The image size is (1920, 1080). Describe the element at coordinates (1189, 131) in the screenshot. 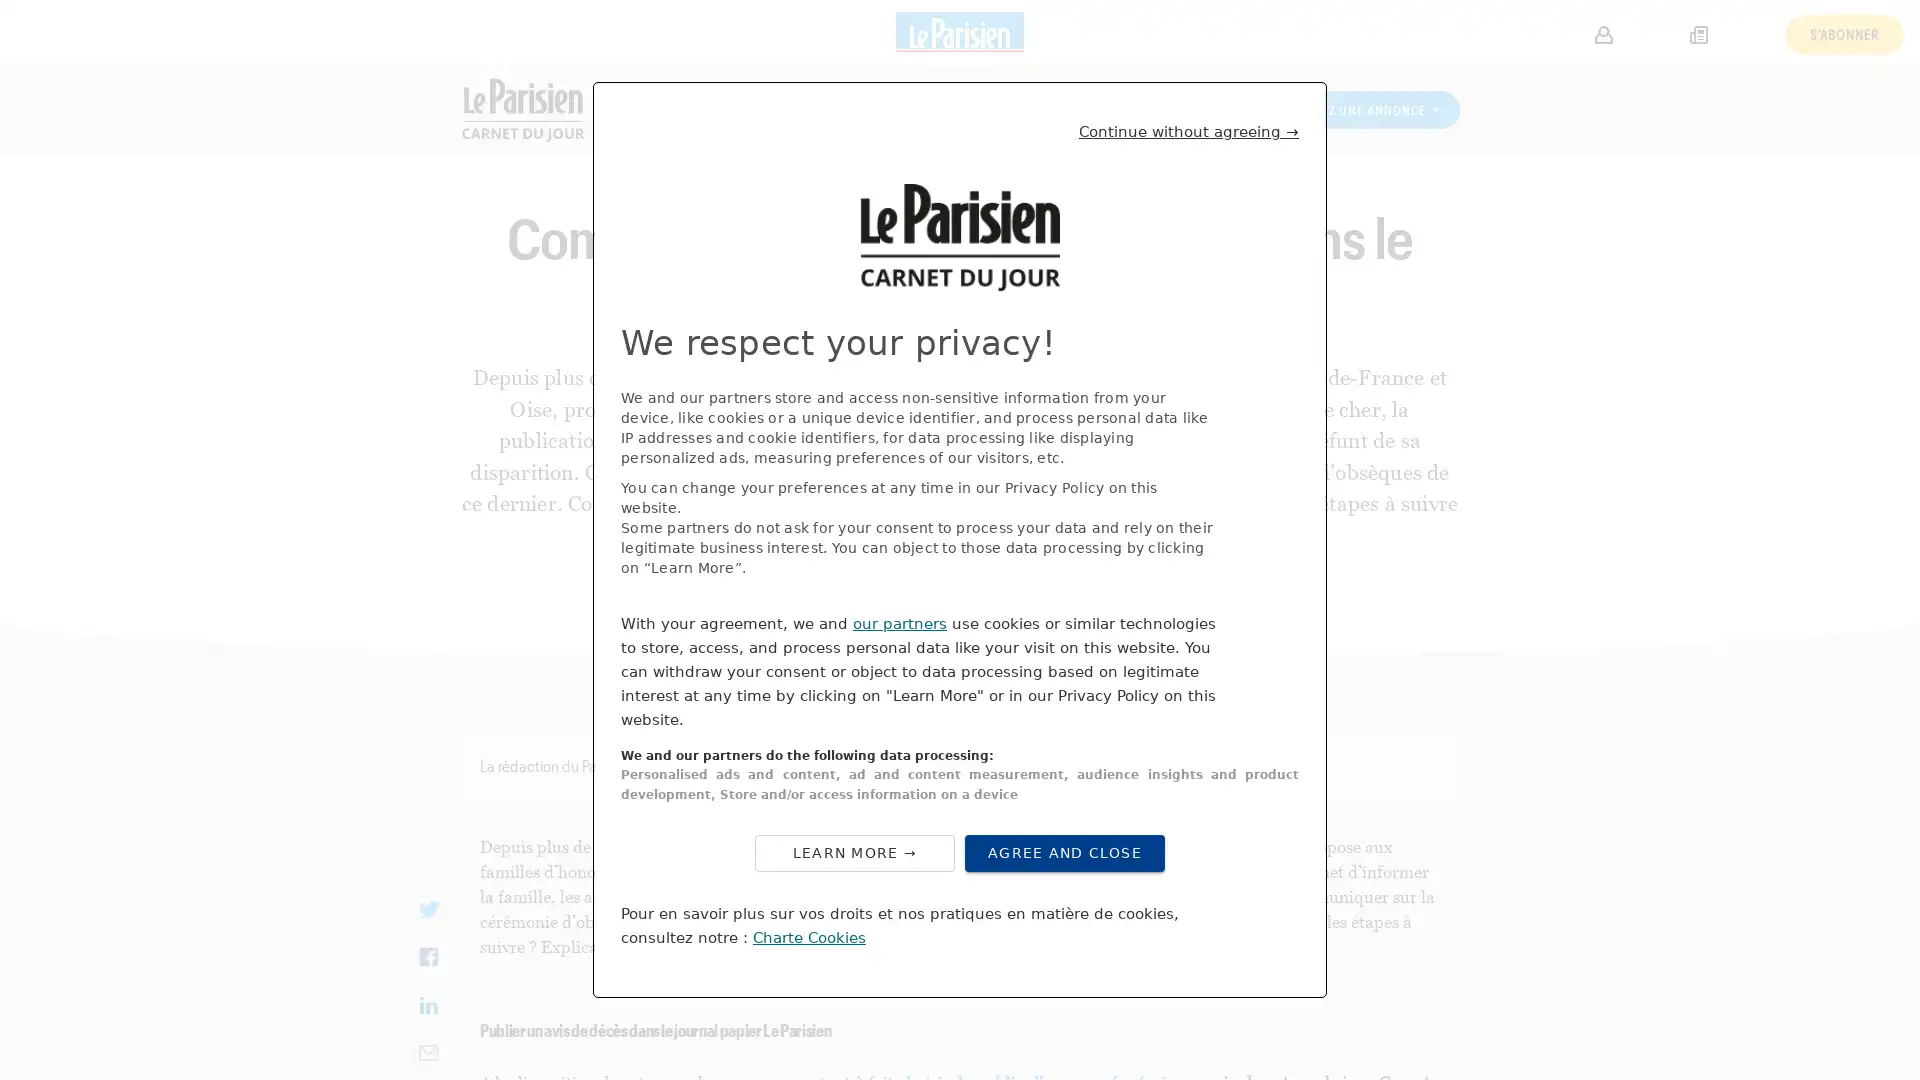

I see `Continue without agreeing` at that location.